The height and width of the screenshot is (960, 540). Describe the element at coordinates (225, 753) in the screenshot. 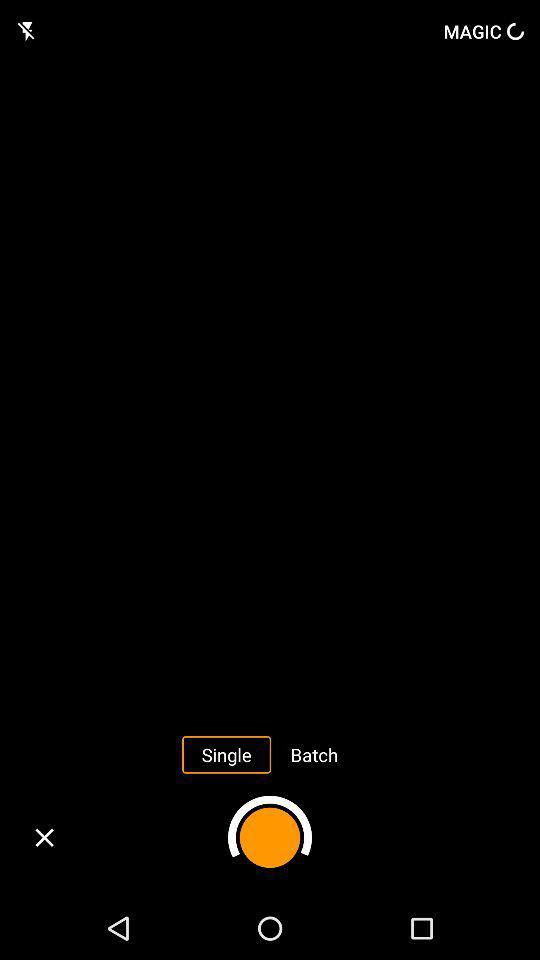

I see `item to the left of the batch` at that location.